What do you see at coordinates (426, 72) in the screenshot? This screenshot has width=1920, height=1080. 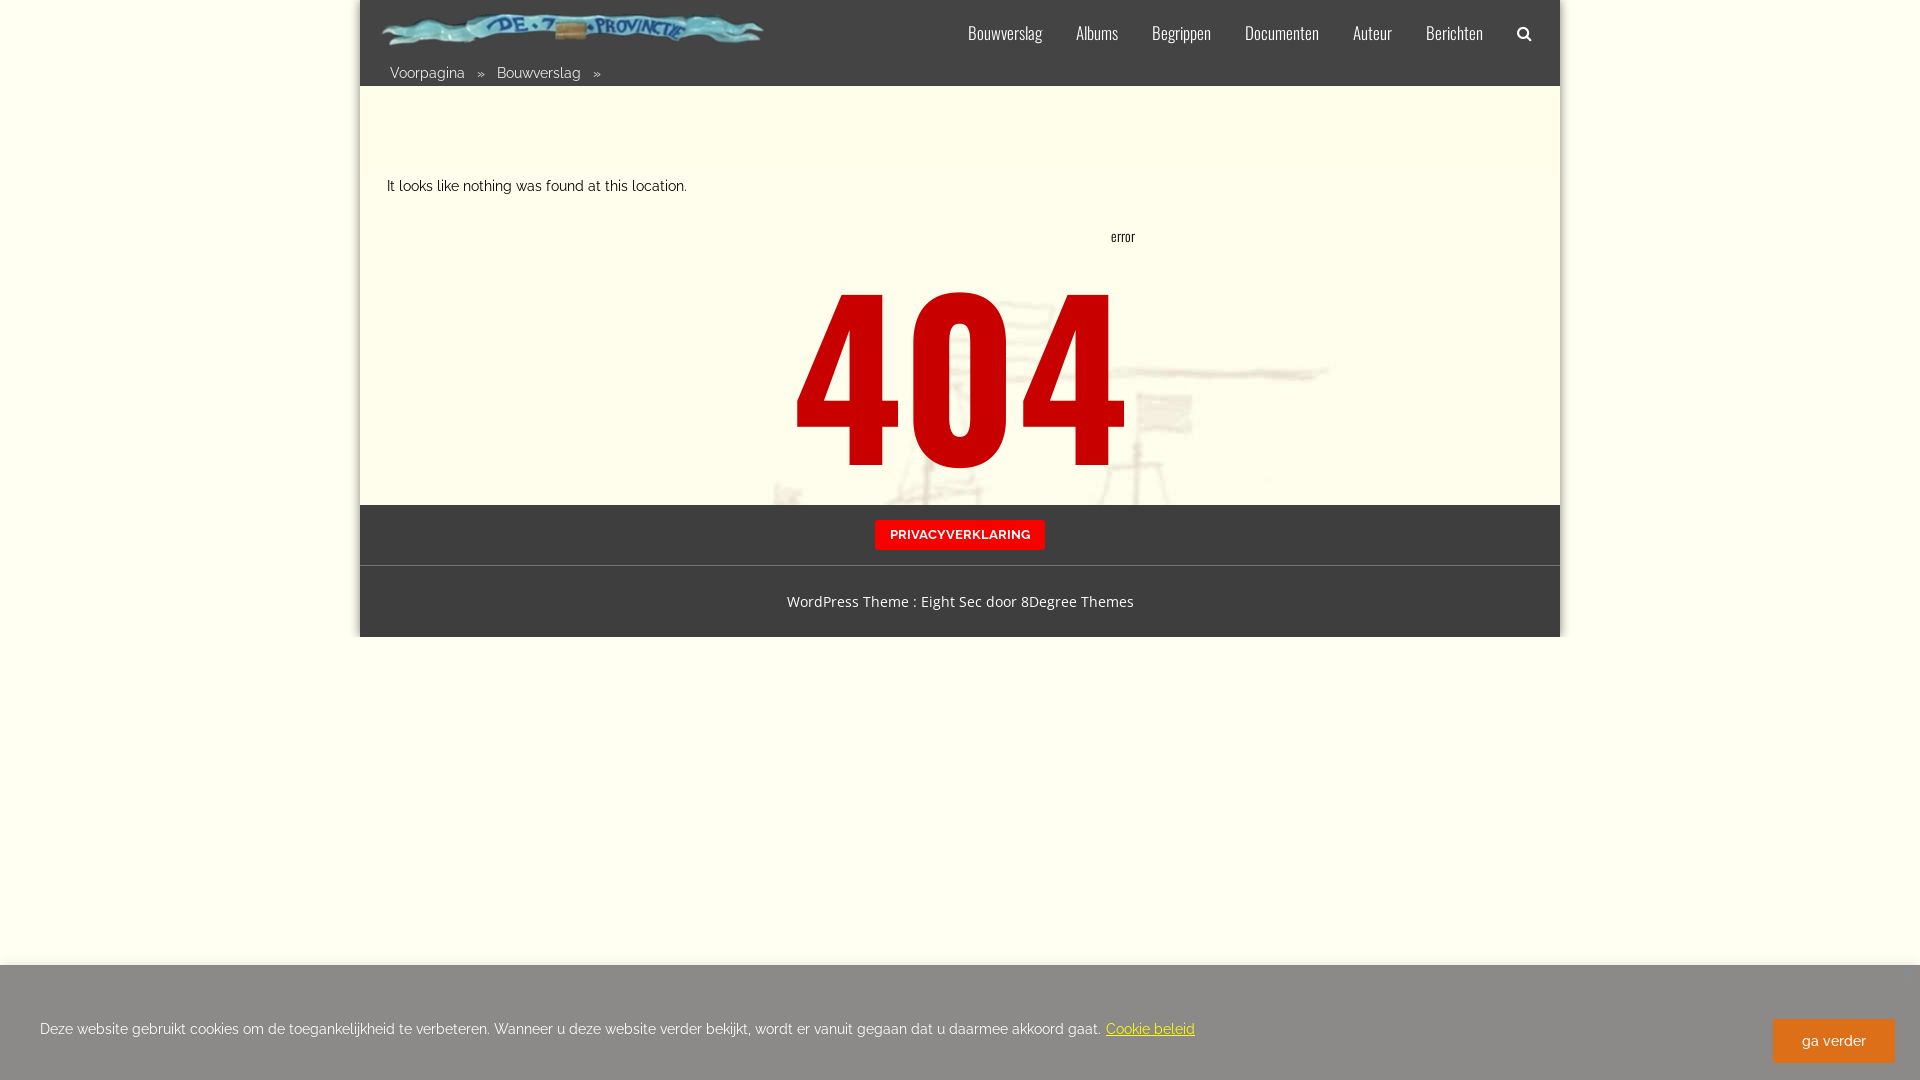 I see `'Voorpagina'` at bounding box center [426, 72].